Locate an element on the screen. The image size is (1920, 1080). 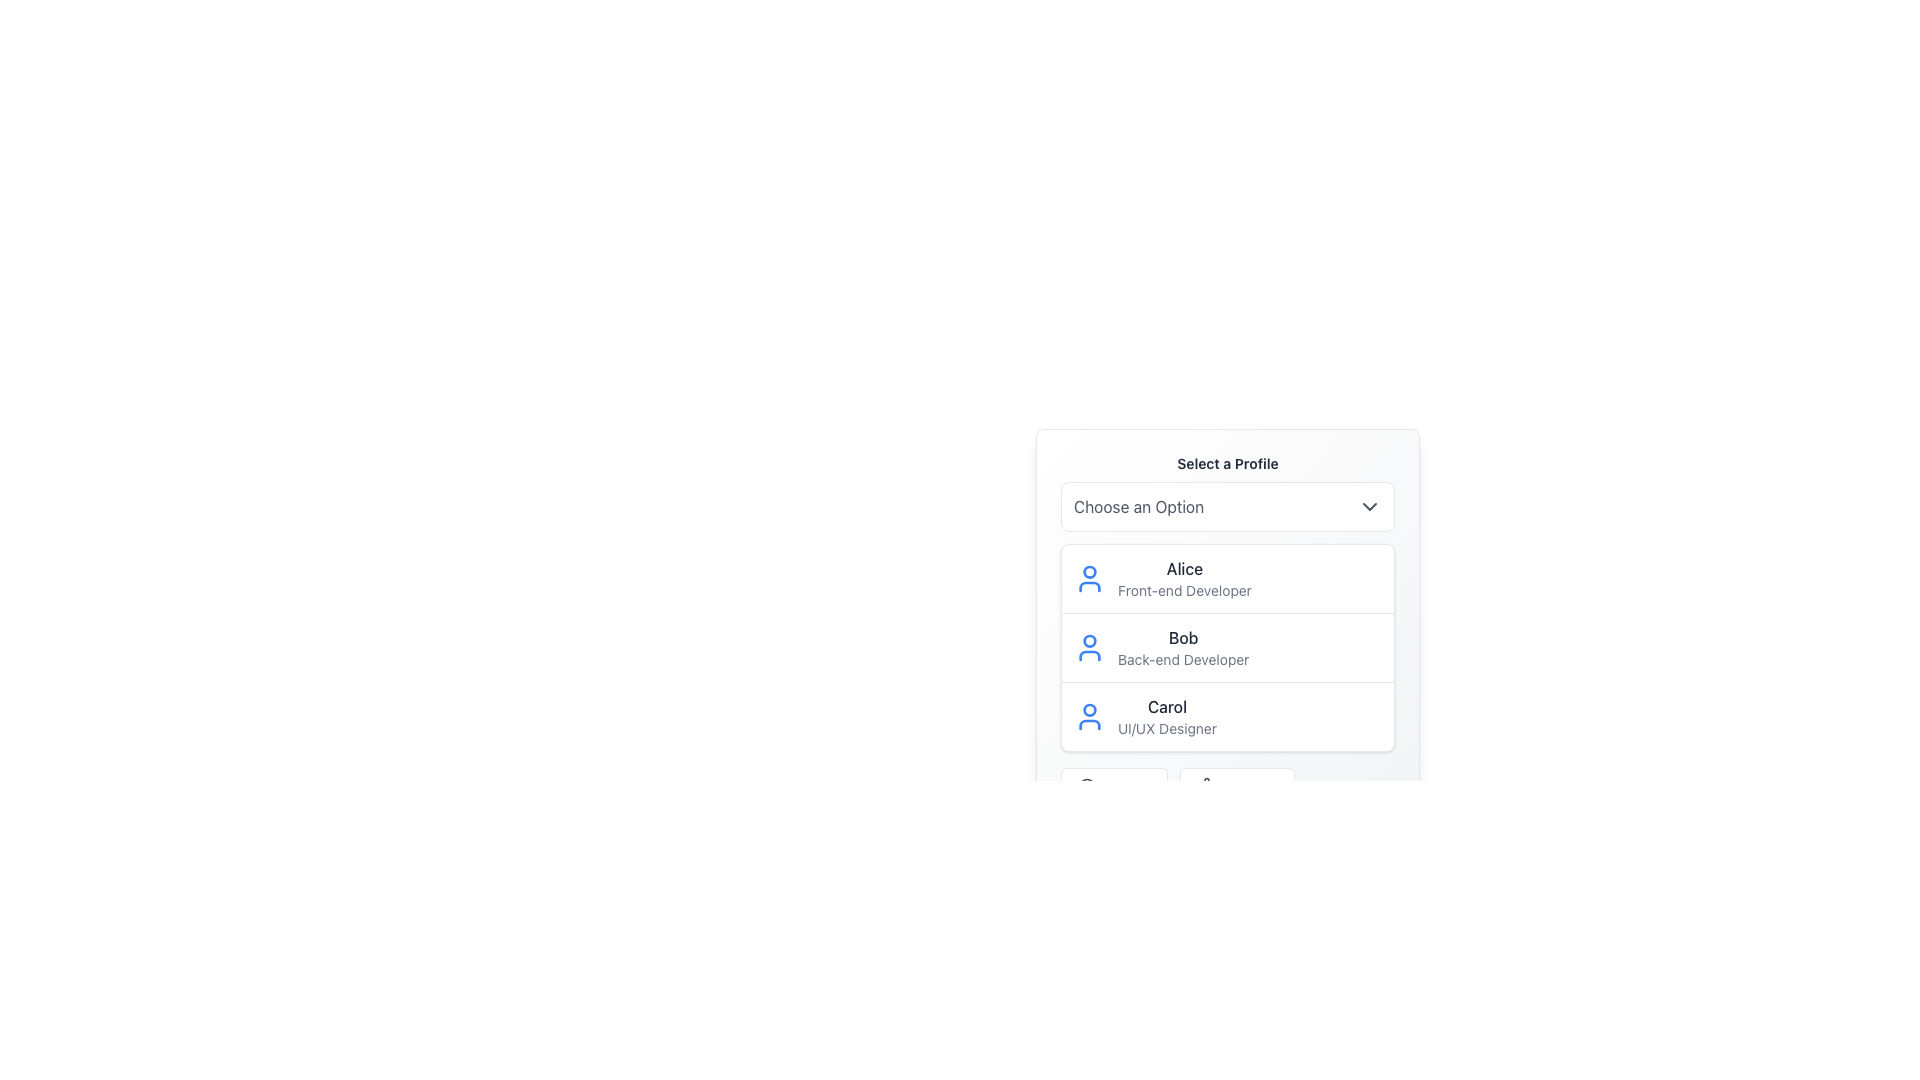
the circular sub-component of the user profile icon located to the left of the profile entry labeled 'Carol', which is the third entry in the vertical list is located at coordinates (1088, 708).